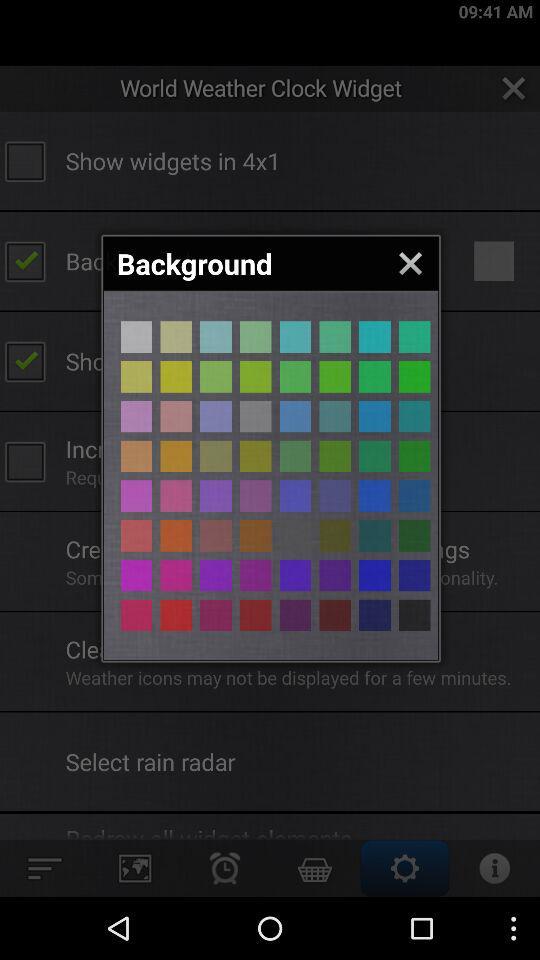  I want to click on different color page, so click(335, 337).